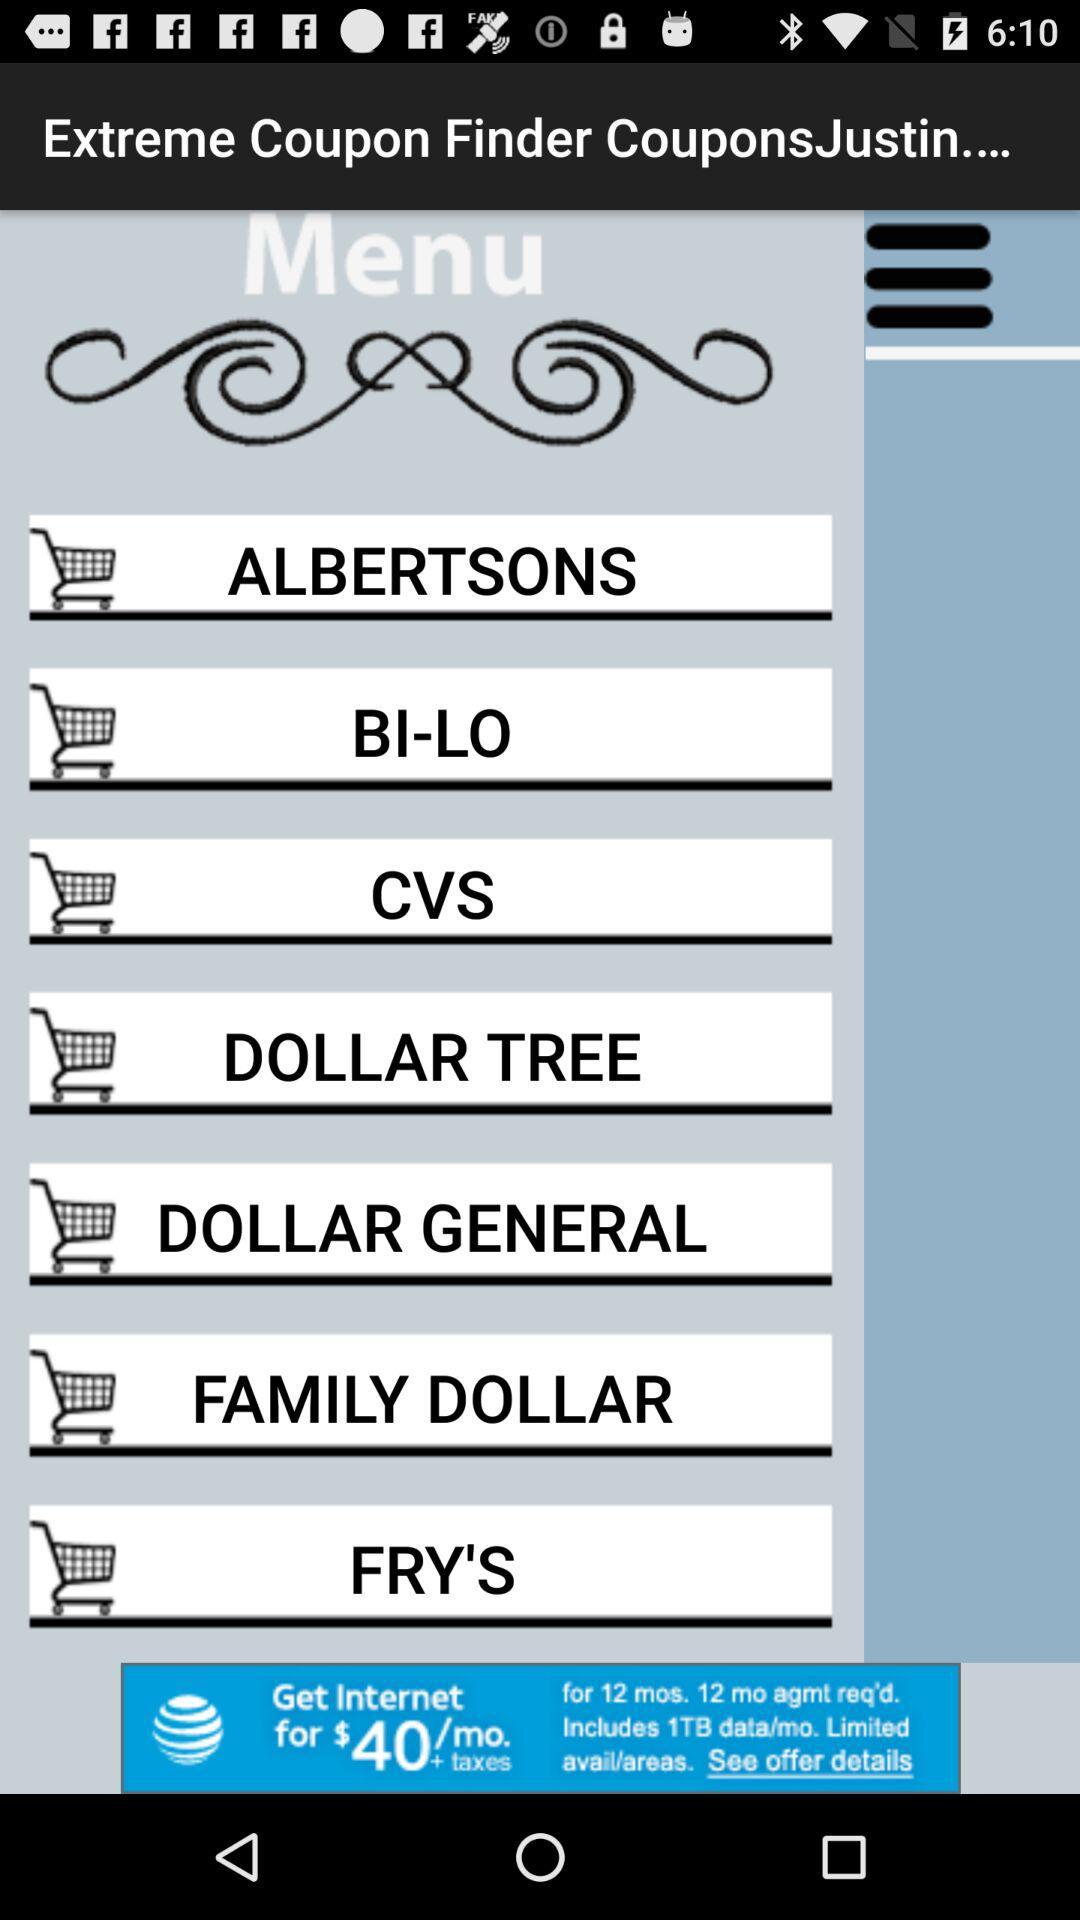 The height and width of the screenshot is (1920, 1080). Describe the element at coordinates (540, 1727) in the screenshot. I see `advertisement area` at that location.